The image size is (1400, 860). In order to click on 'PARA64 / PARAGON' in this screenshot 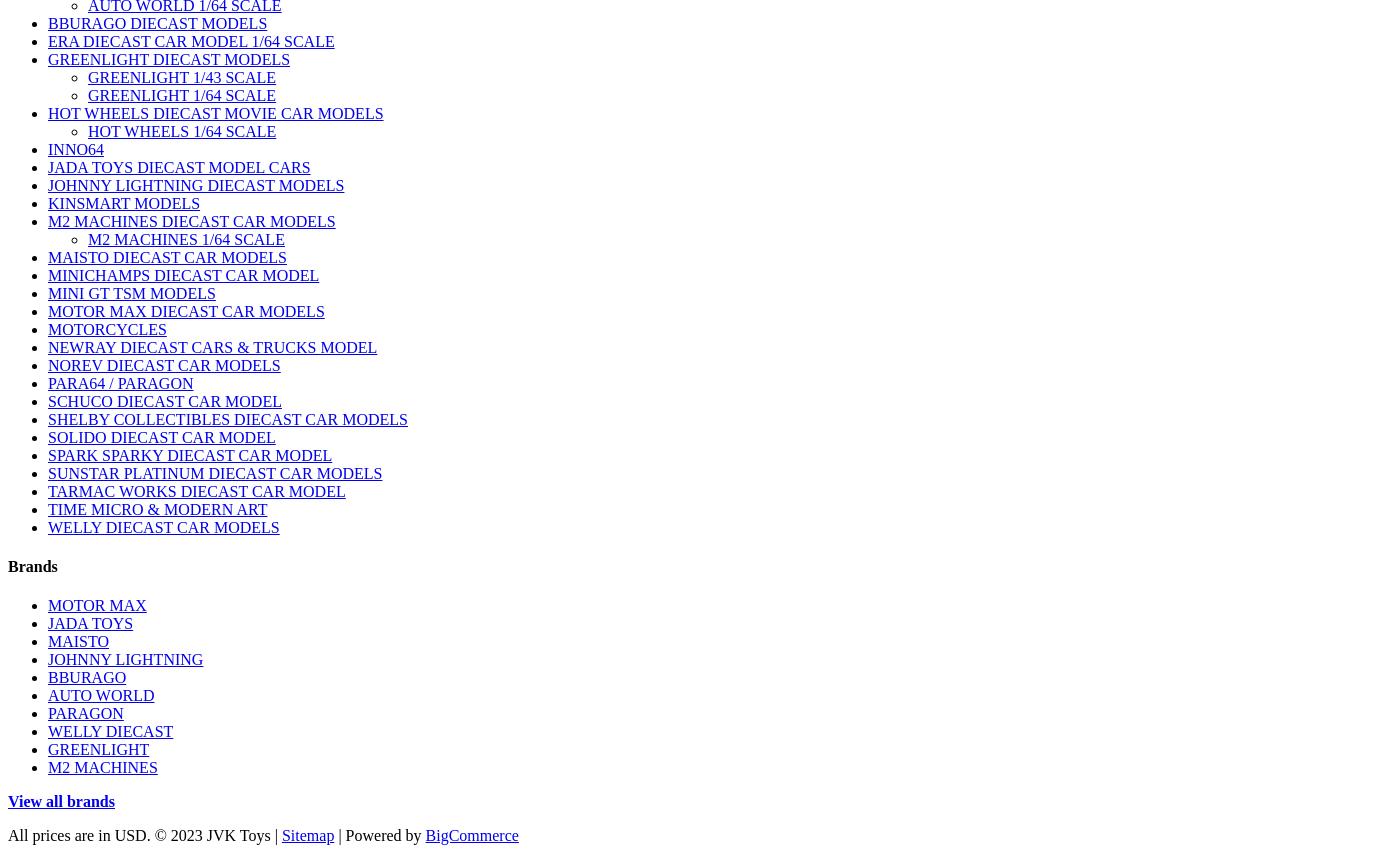, I will do `click(120, 381)`.